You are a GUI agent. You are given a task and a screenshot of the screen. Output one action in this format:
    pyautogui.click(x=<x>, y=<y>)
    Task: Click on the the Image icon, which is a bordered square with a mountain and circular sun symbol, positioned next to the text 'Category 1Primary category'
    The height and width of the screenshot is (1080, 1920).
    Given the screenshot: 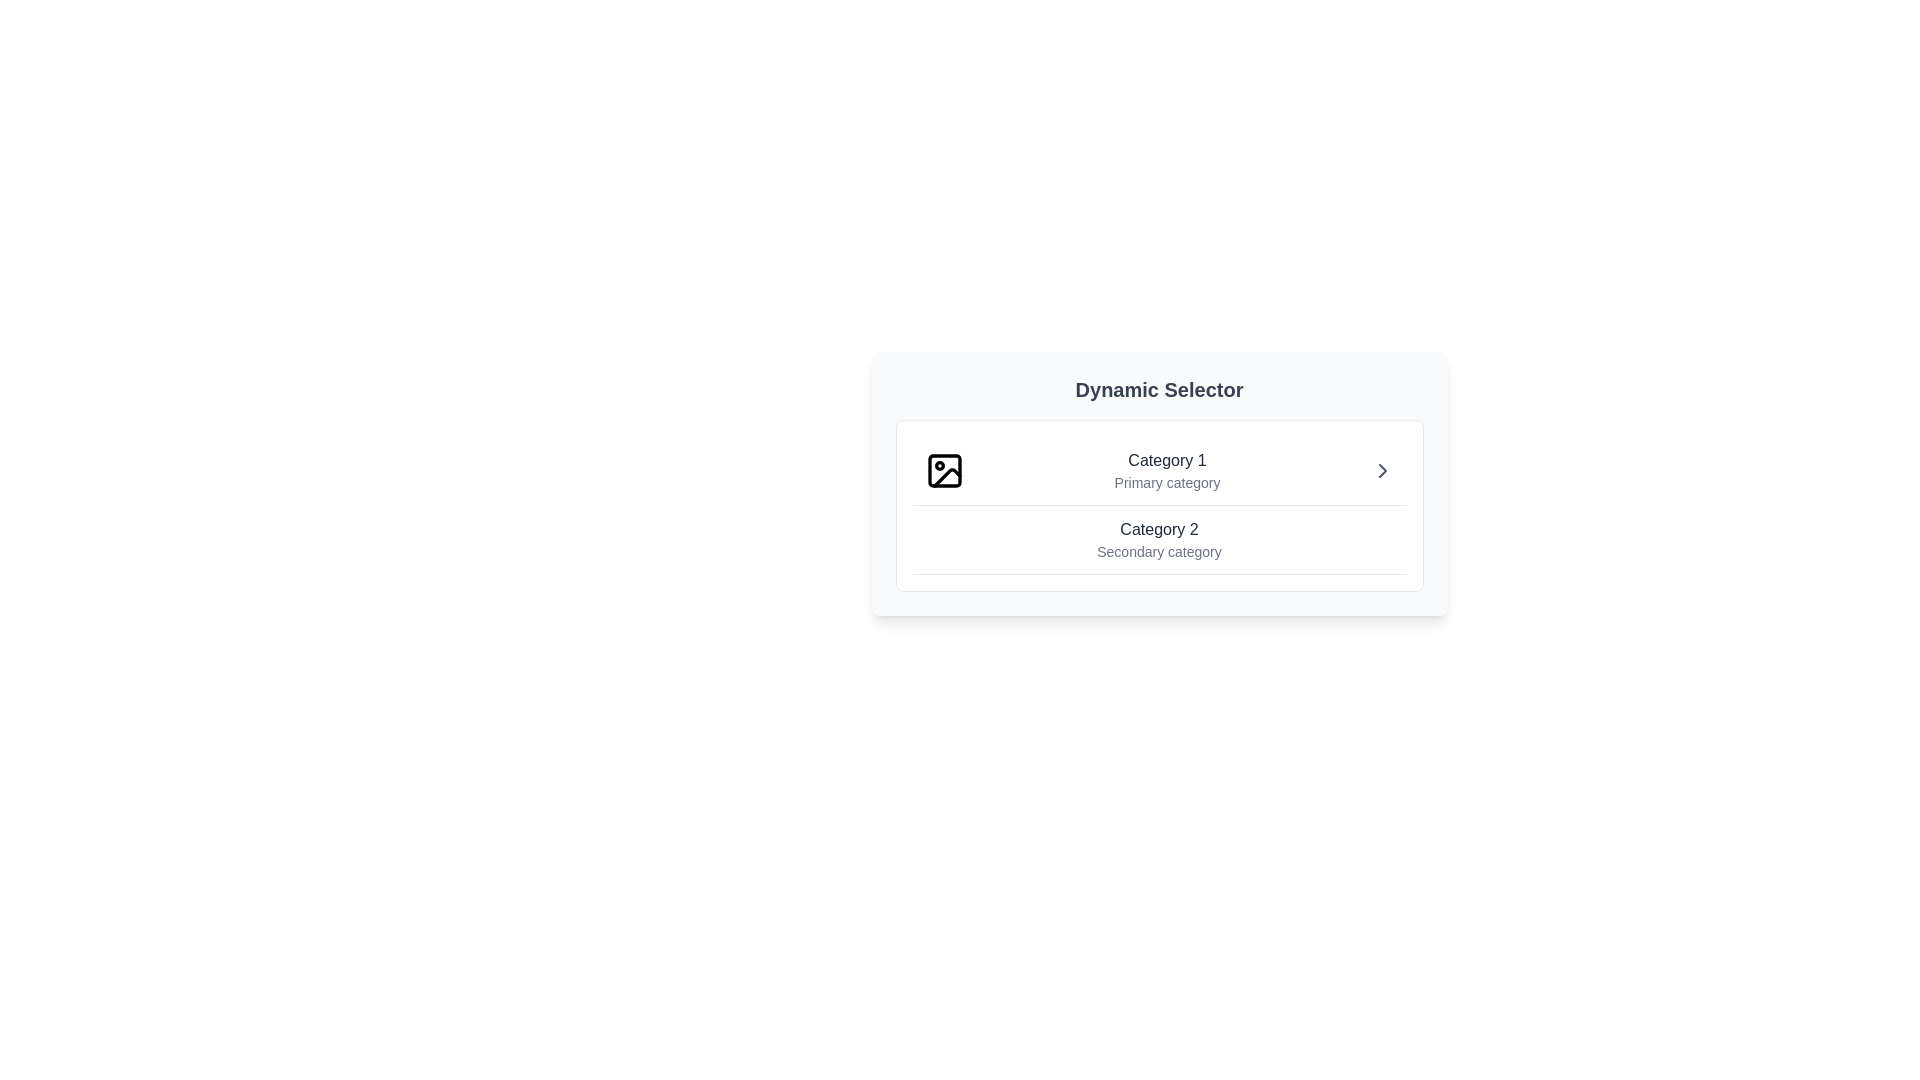 What is the action you would take?
    pyautogui.click(x=943, y=470)
    